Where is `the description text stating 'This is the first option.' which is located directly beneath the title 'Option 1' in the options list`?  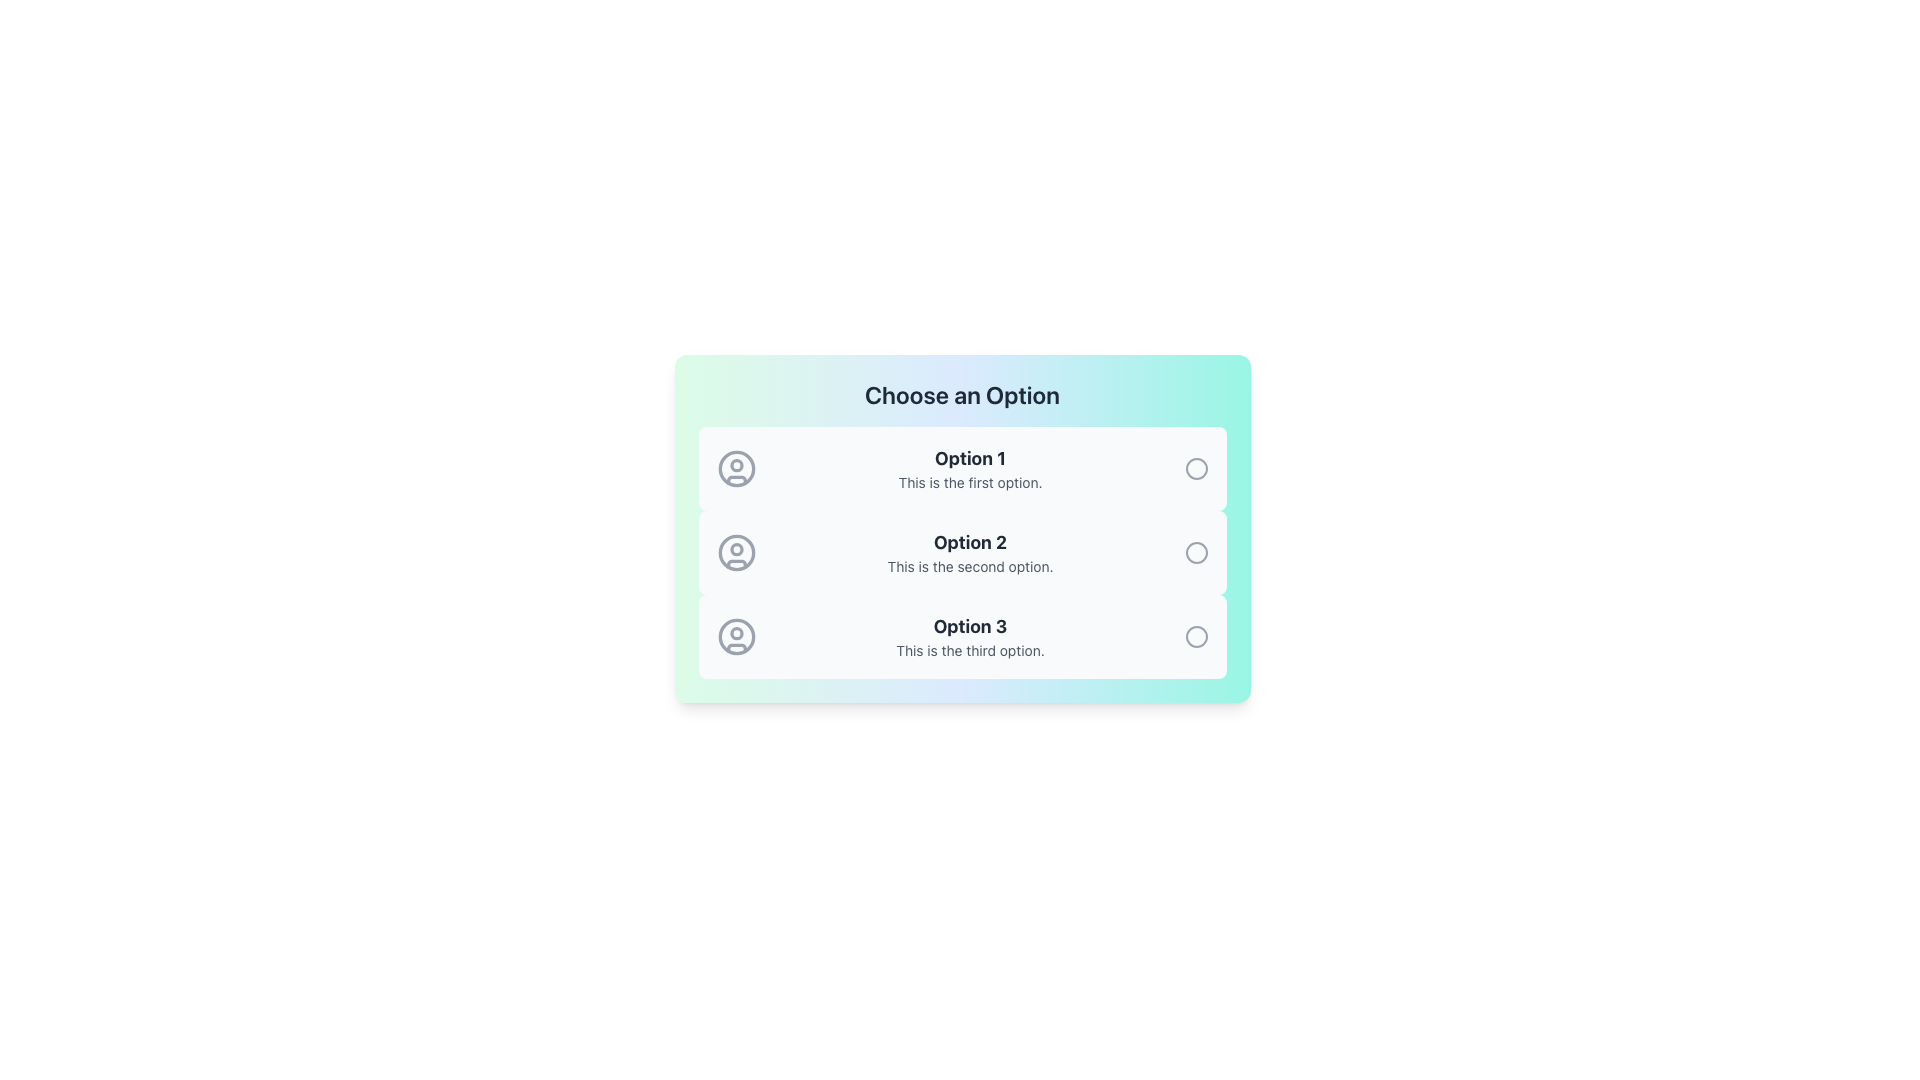
the description text stating 'This is the first option.' which is located directly beneath the title 'Option 1' in the options list is located at coordinates (970, 482).